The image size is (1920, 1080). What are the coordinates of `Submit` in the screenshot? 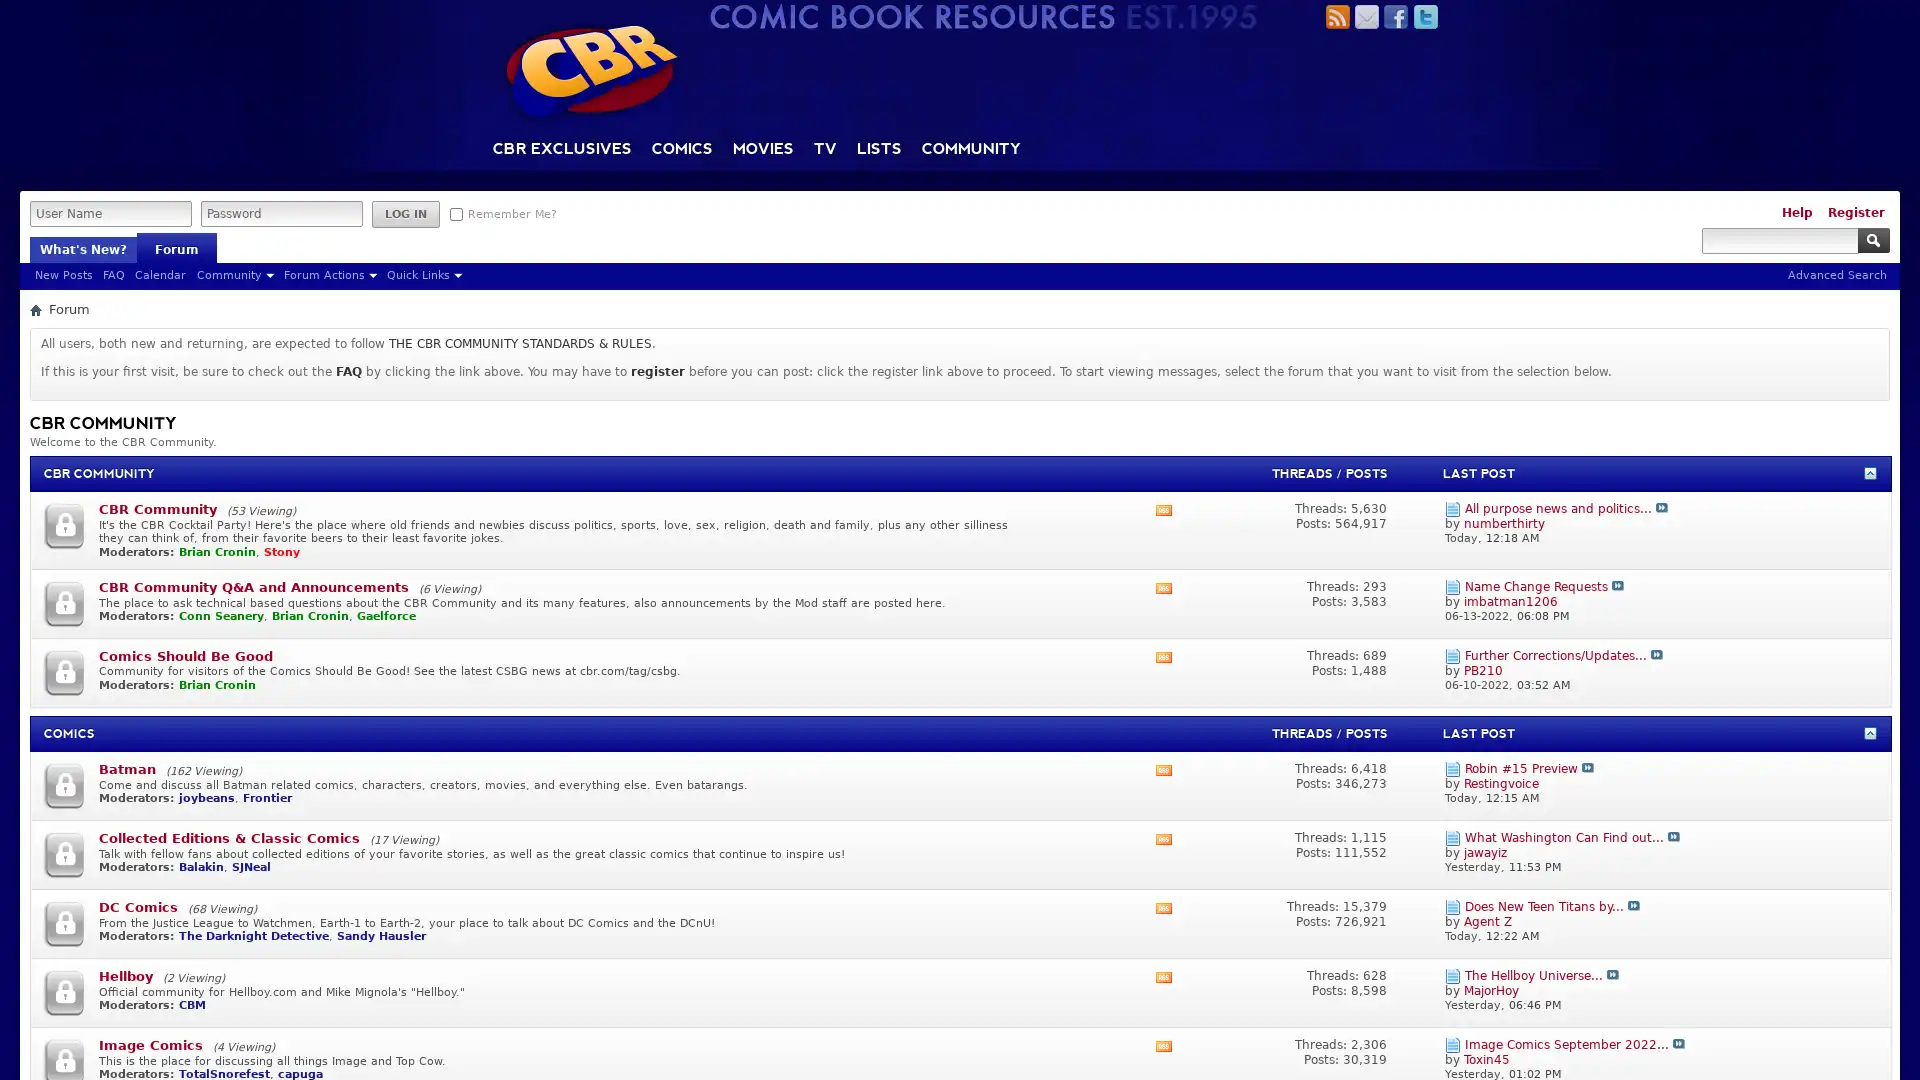 It's located at (1872, 238).